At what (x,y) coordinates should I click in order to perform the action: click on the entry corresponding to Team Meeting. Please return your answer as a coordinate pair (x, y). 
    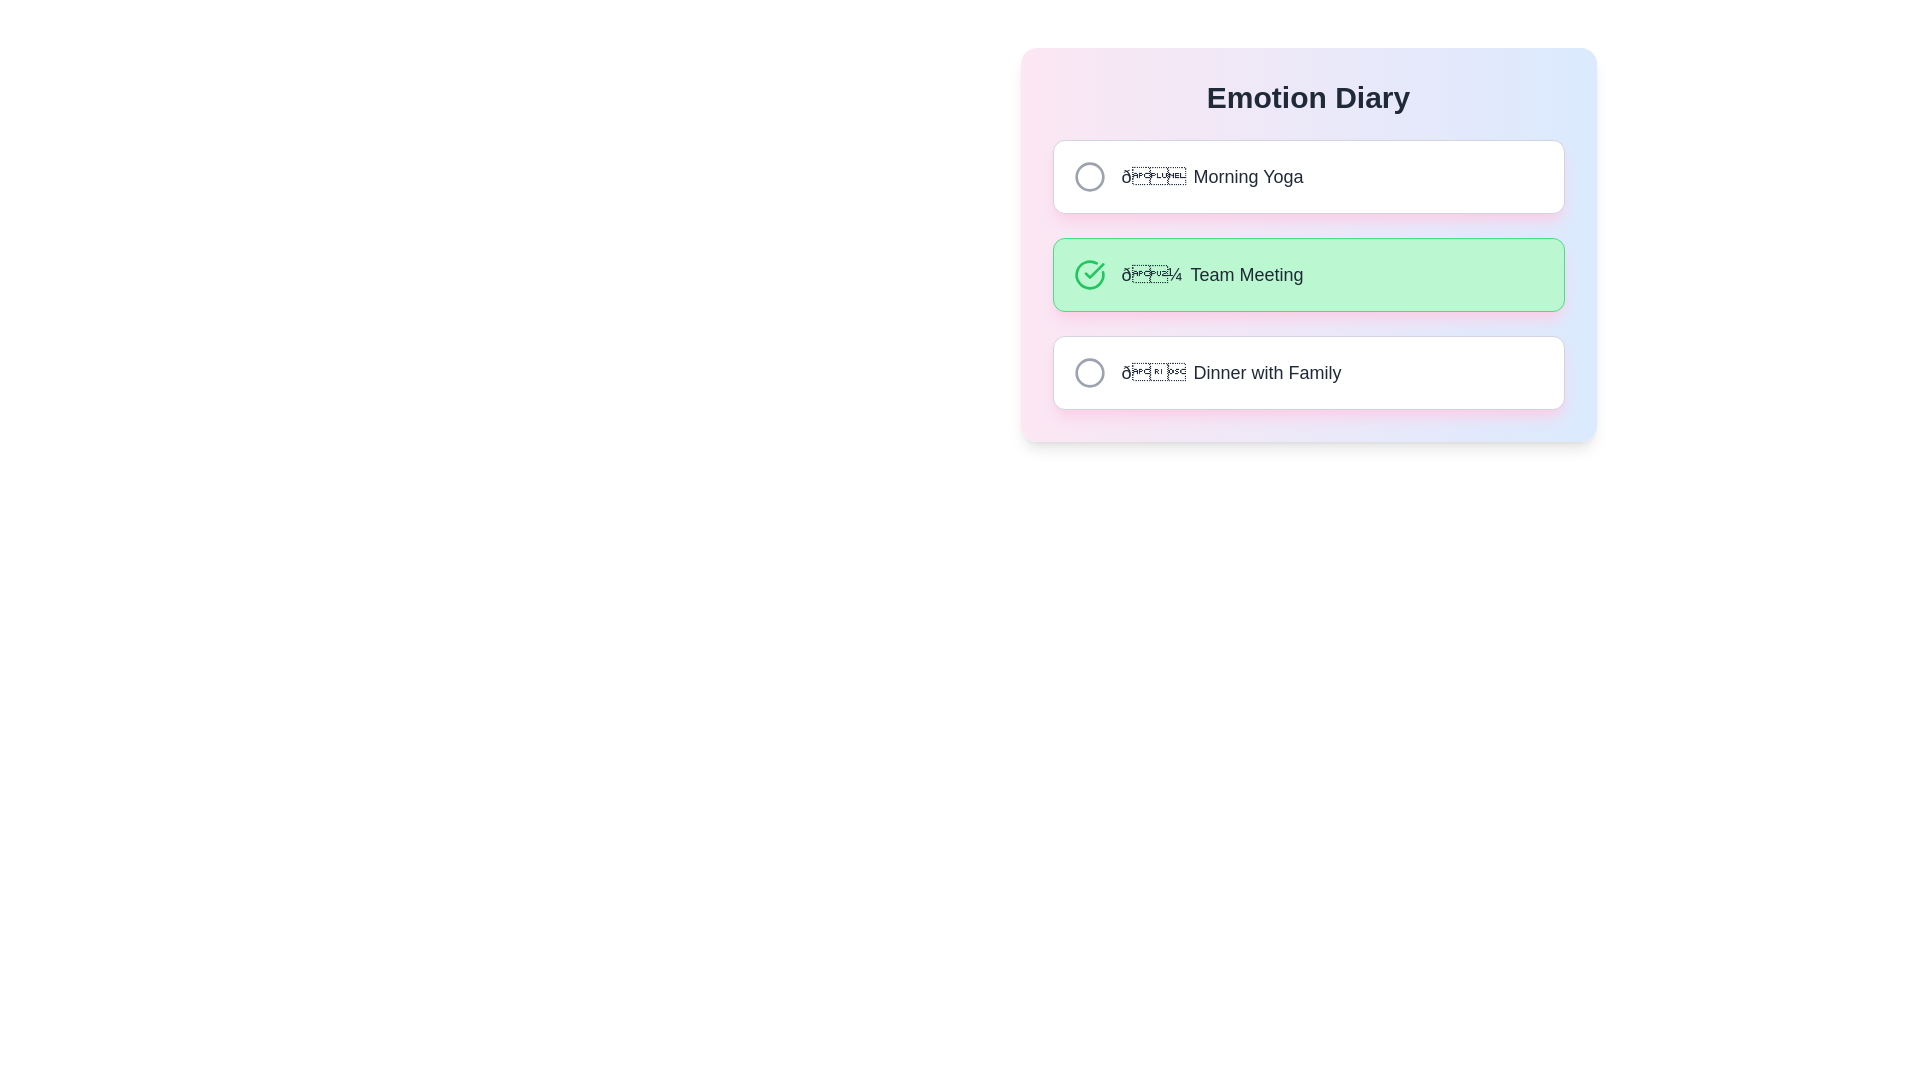
    Looking at the image, I should click on (1308, 274).